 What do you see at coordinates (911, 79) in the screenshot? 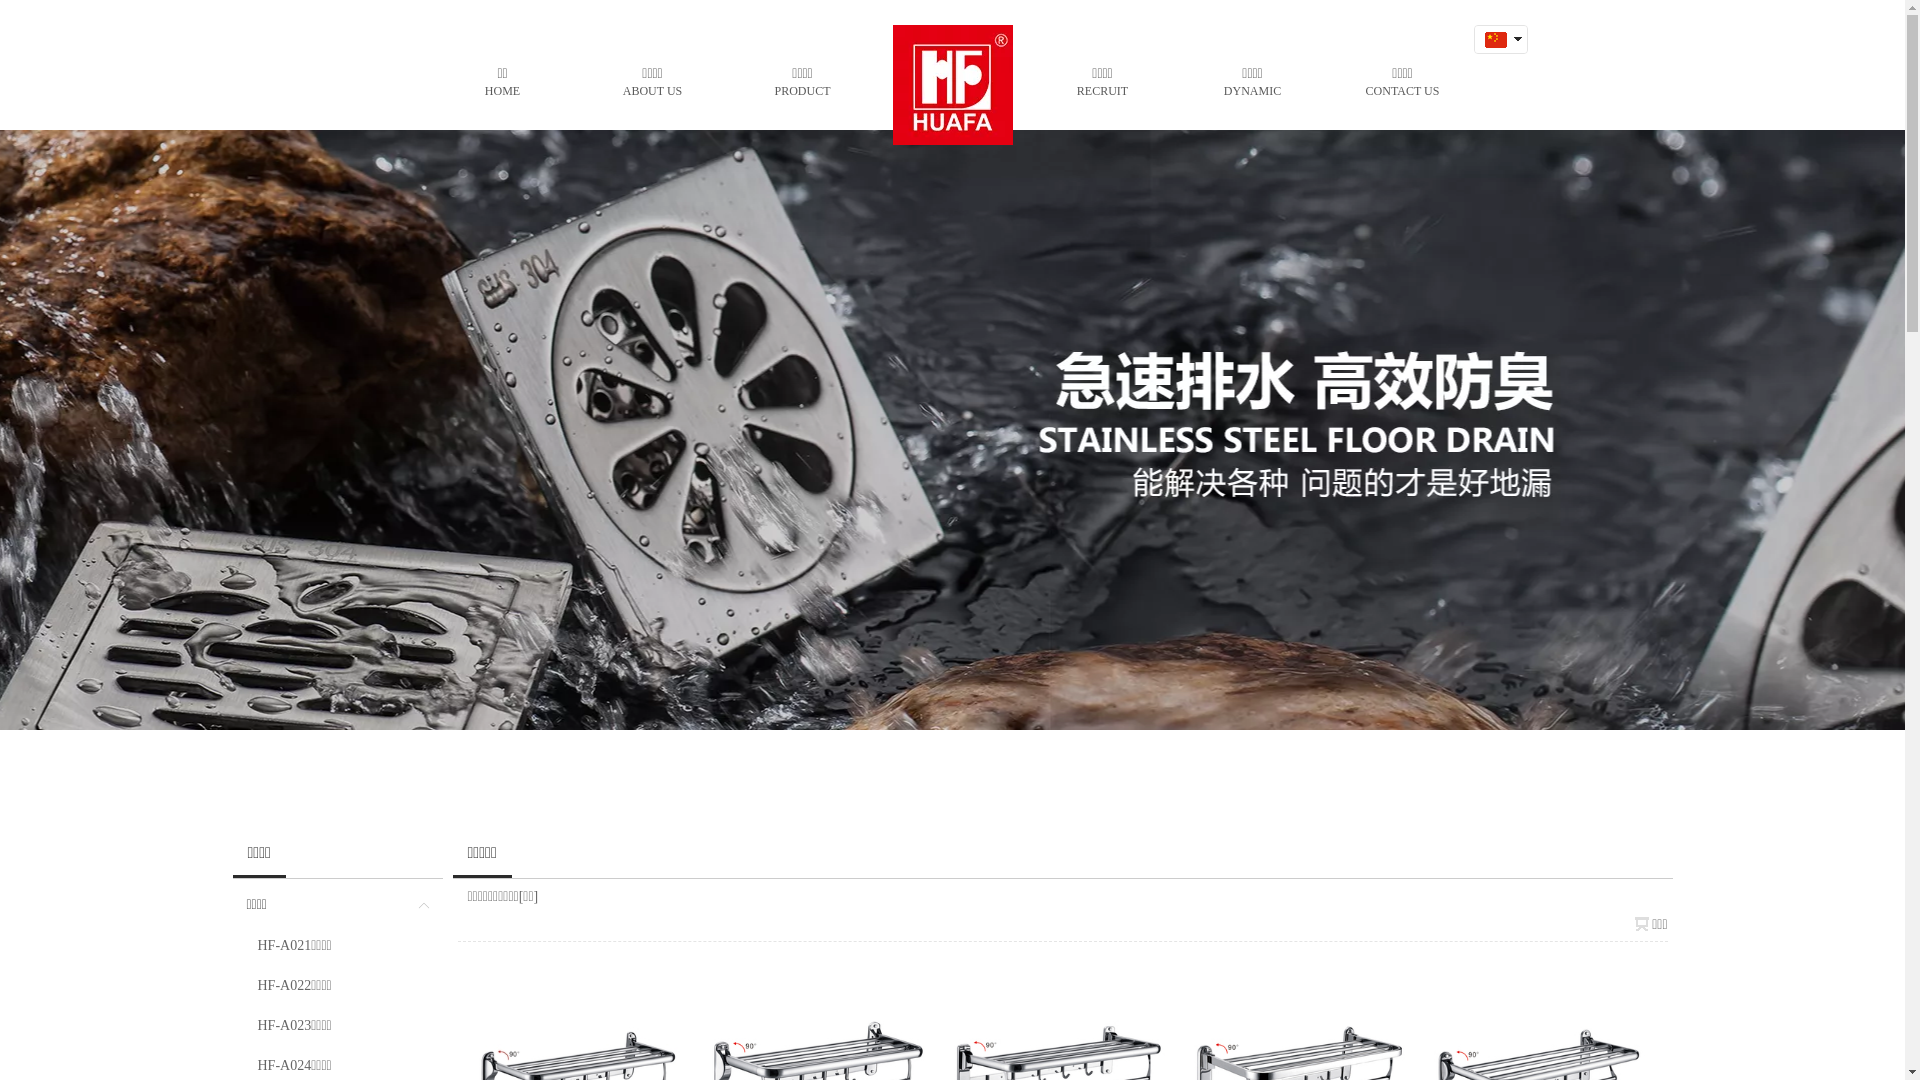
I see `'.'` at bounding box center [911, 79].